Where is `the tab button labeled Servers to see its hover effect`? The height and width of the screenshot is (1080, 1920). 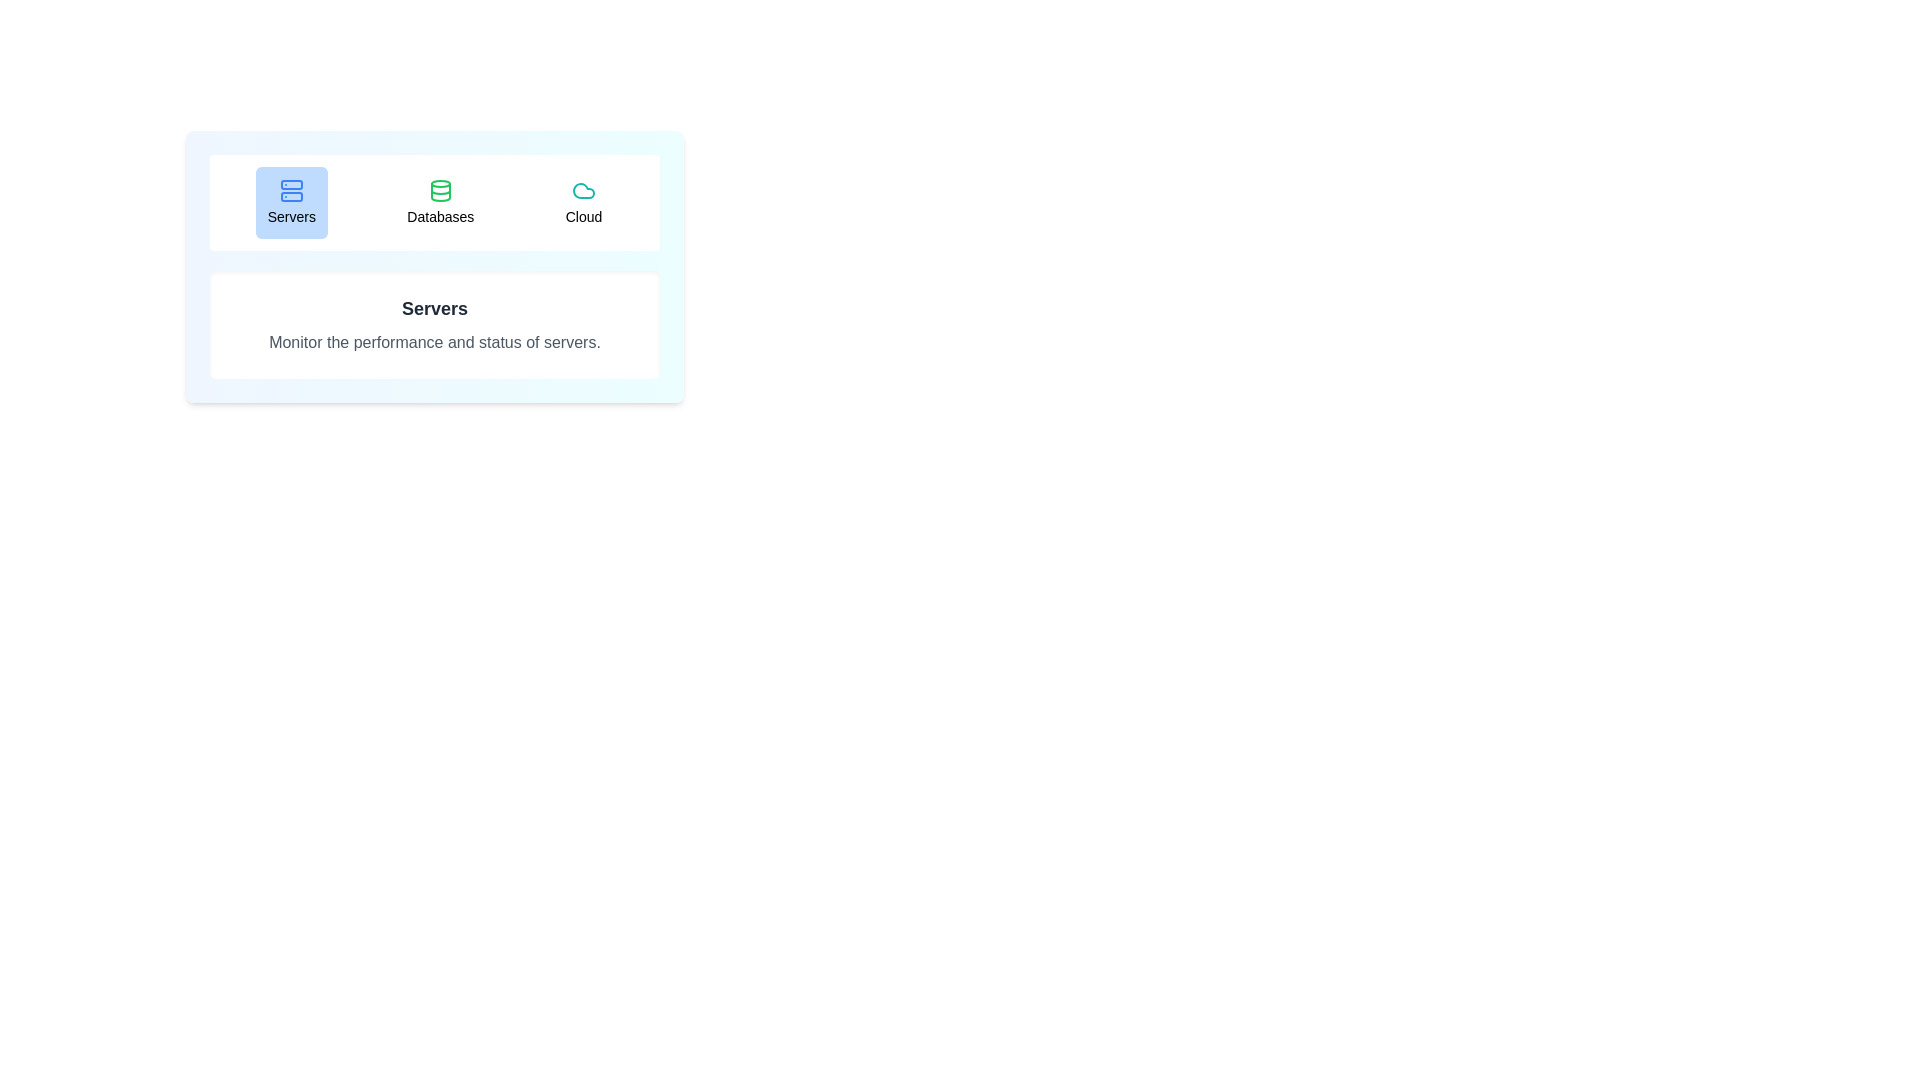 the tab button labeled Servers to see its hover effect is located at coordinates (290, 203).